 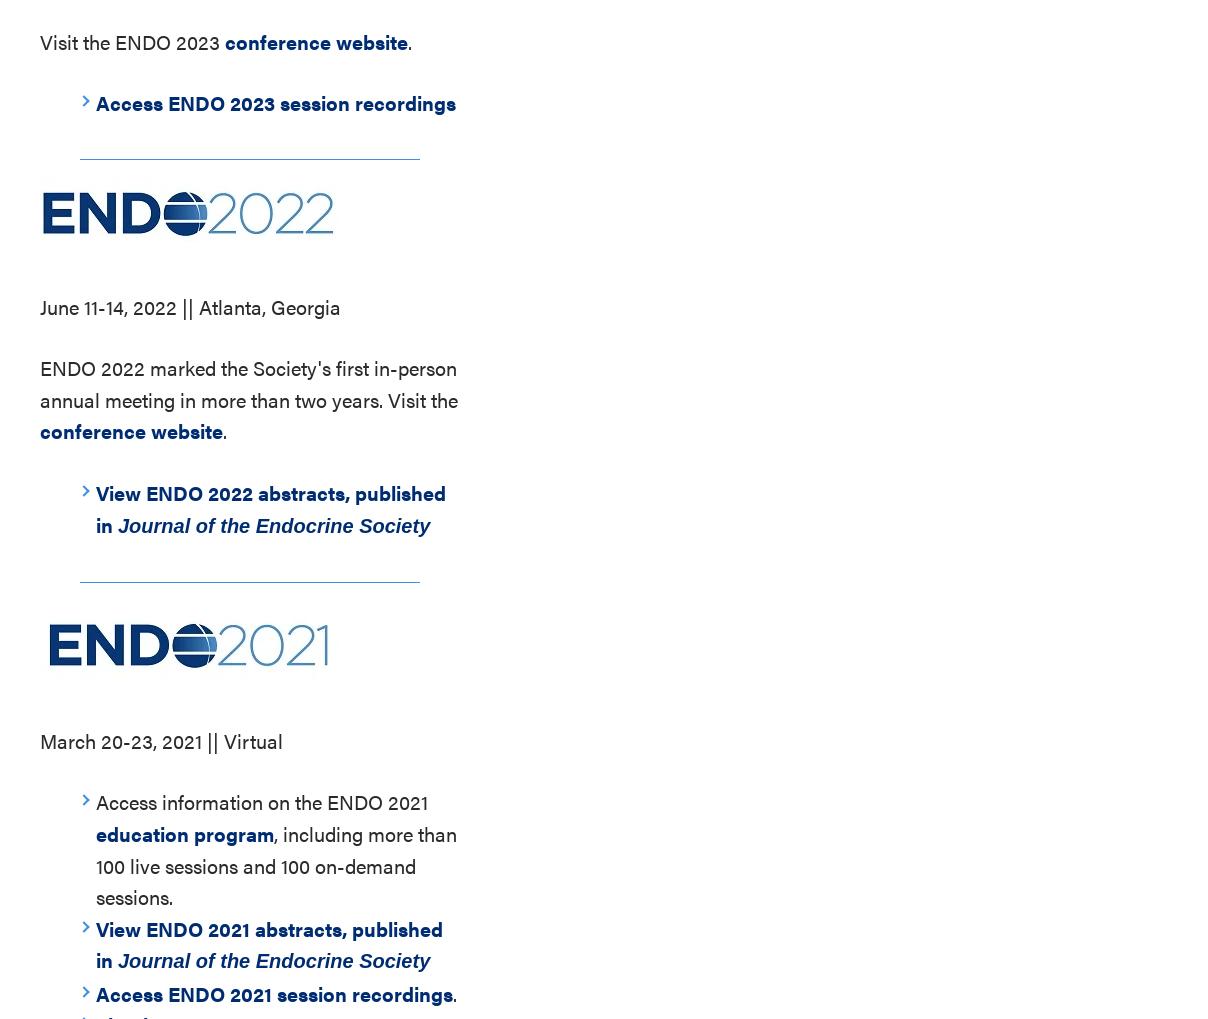 What do you see at coordinates (276, 863) in the screenshot?
I see `', including more than 100 live sessions and 100 on-demand sessions.'` at bounding box center [276, 863].